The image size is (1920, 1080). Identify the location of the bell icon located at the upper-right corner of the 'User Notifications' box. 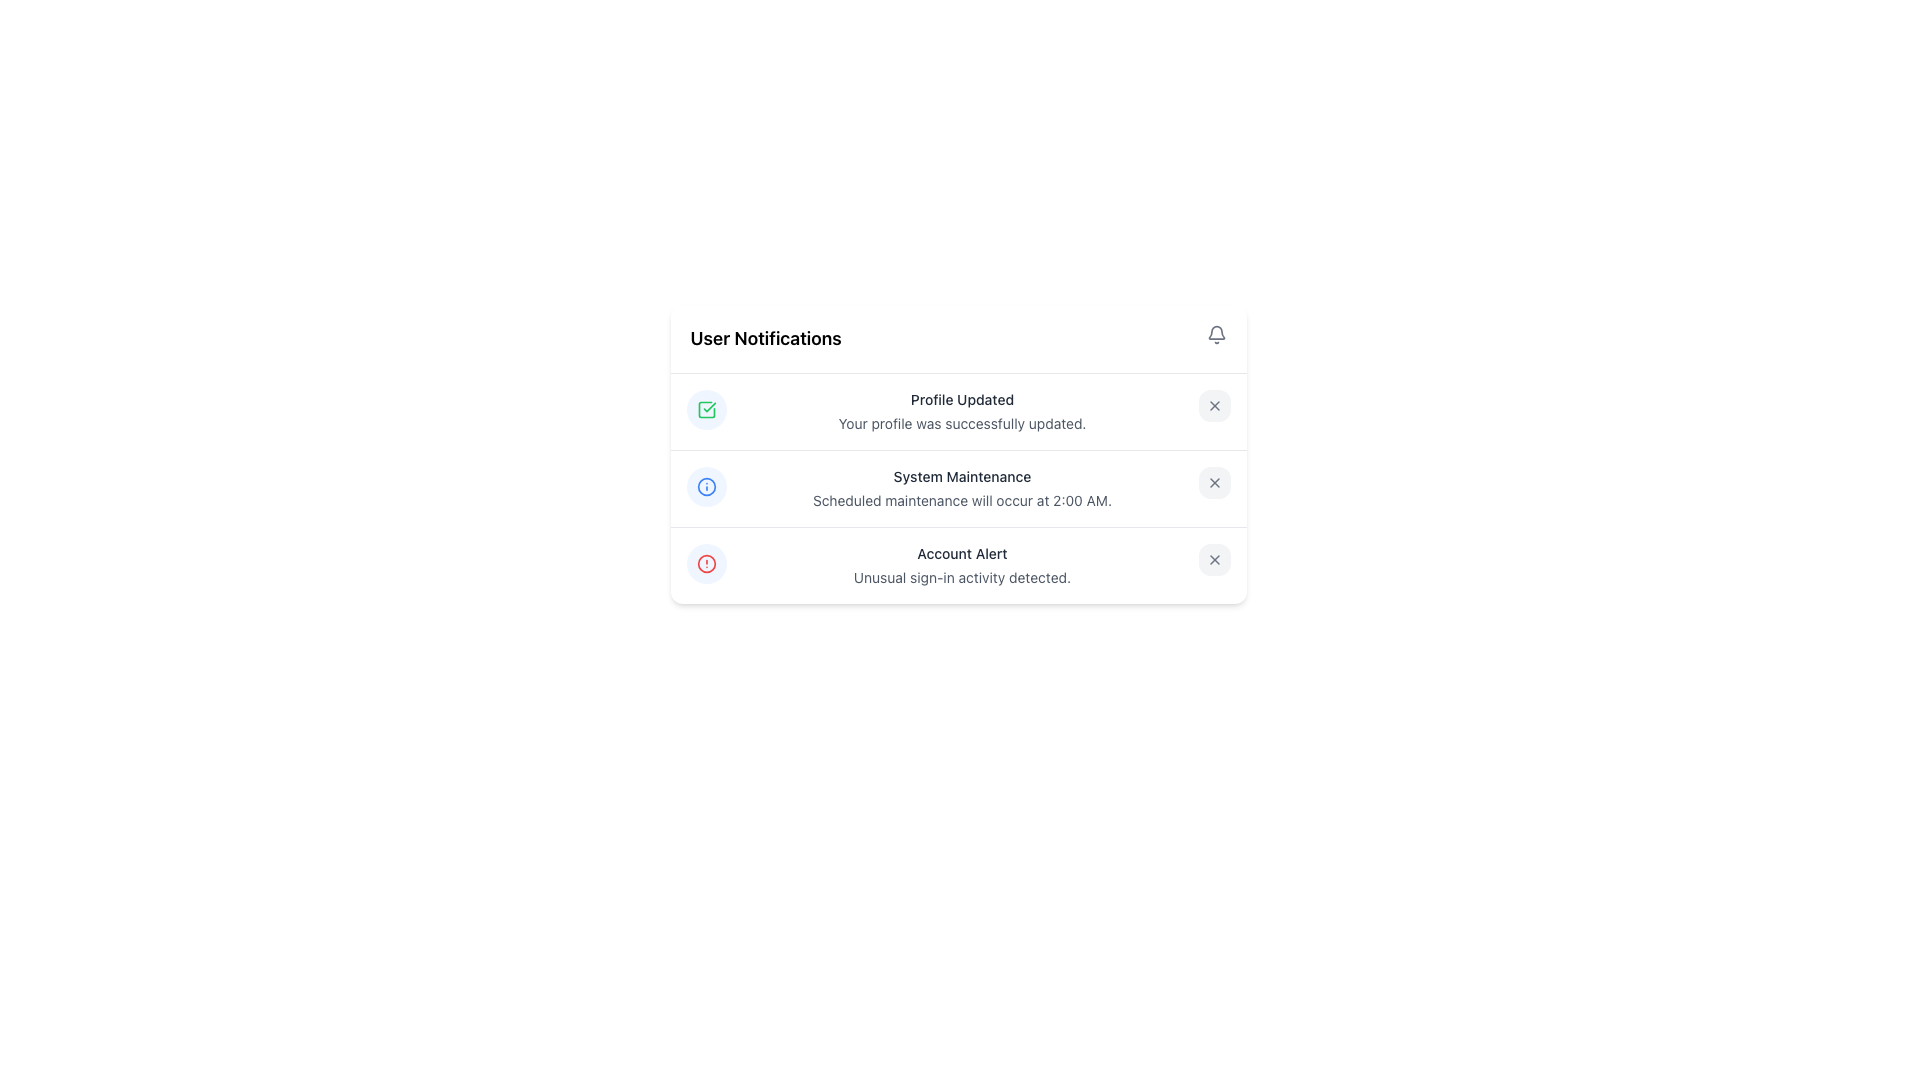
(1215, 334).